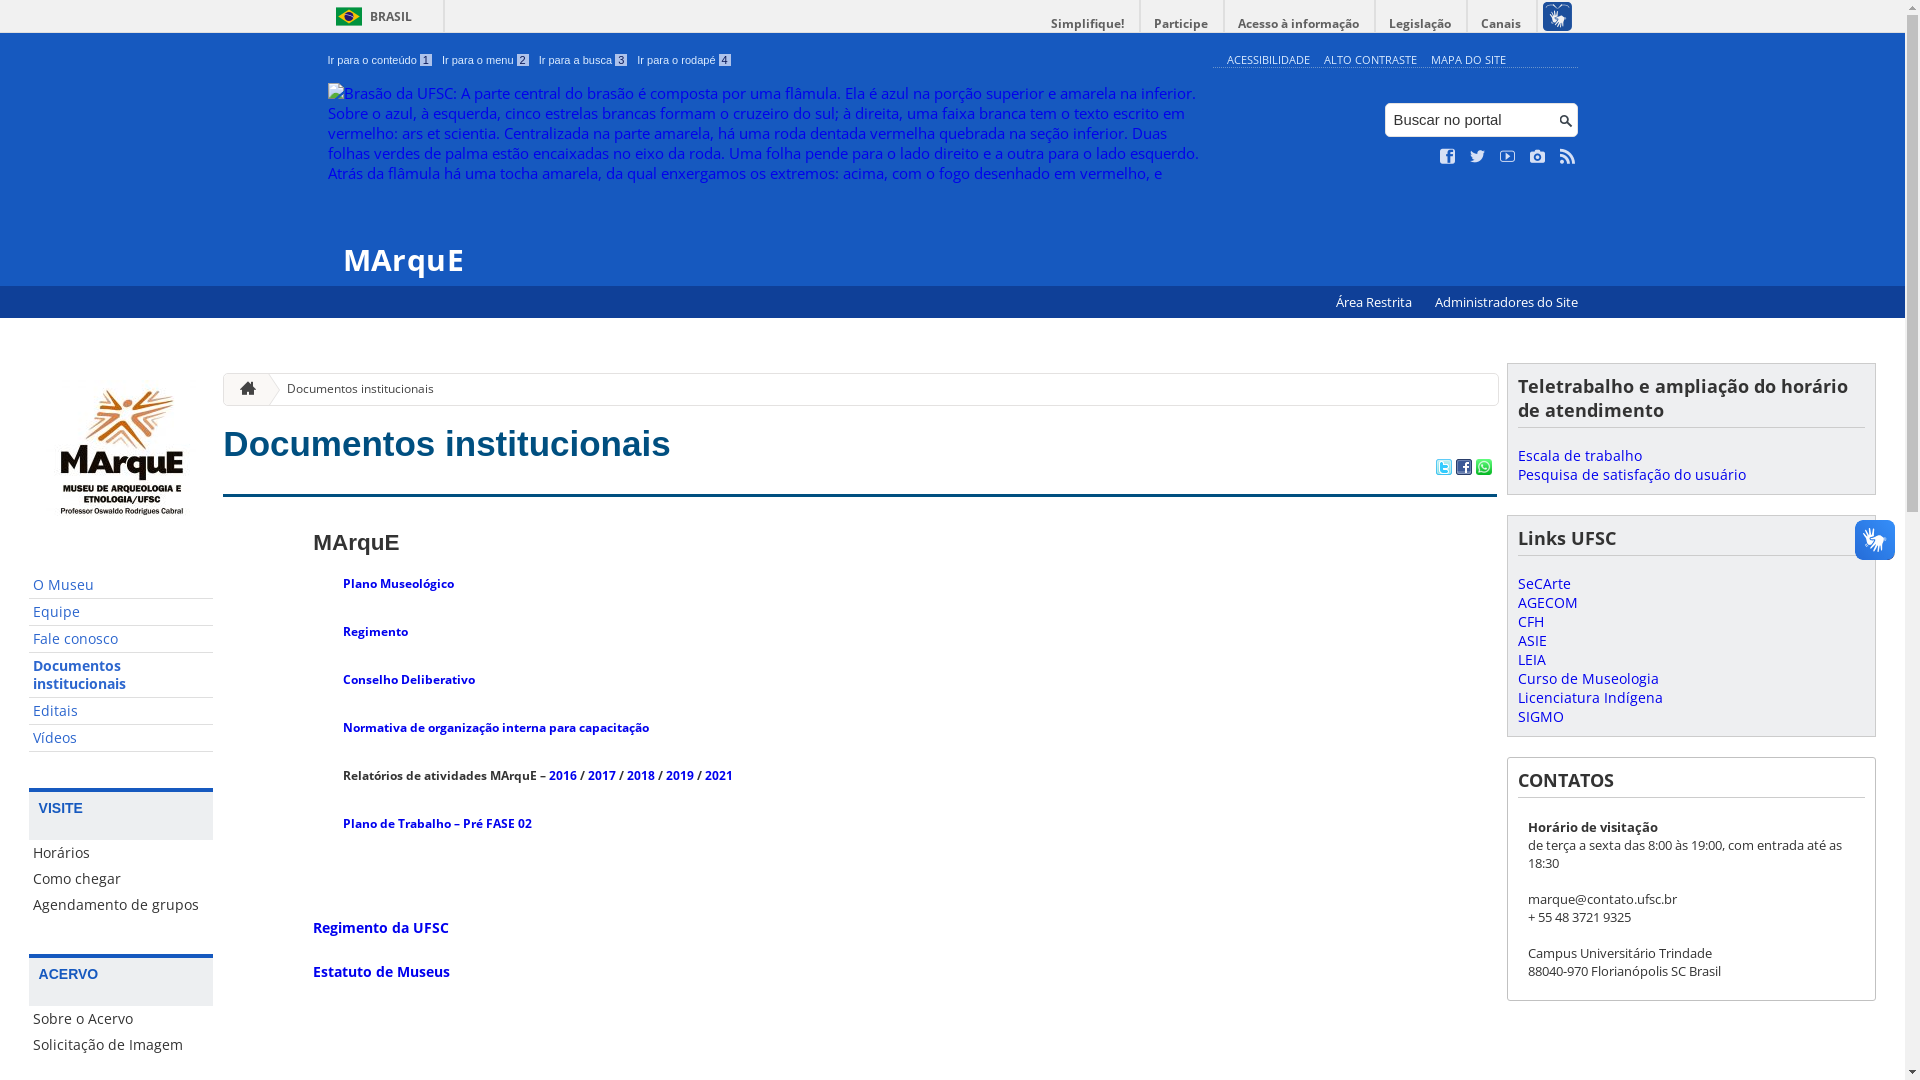 The image size is (1920, 1080). What do you see at coordinates (120, 878) in the screenshot?
I see `'Como chegar'` at bounding box center [120, 878].